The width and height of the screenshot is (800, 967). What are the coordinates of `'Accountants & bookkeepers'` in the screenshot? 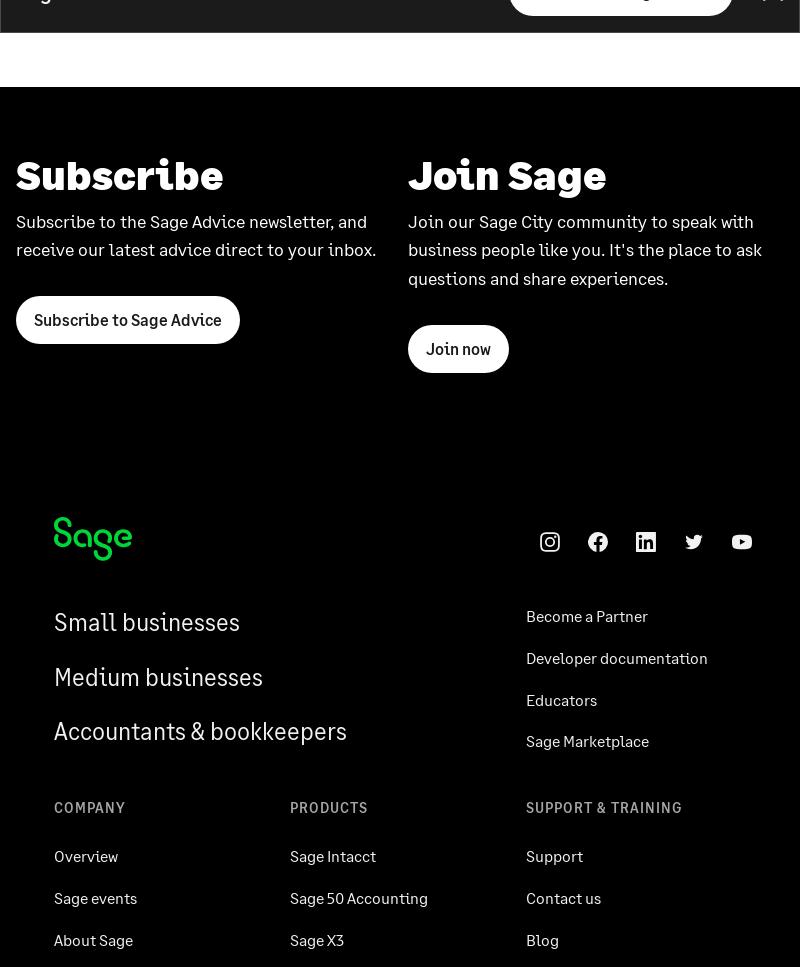 It's located at (200, 729).